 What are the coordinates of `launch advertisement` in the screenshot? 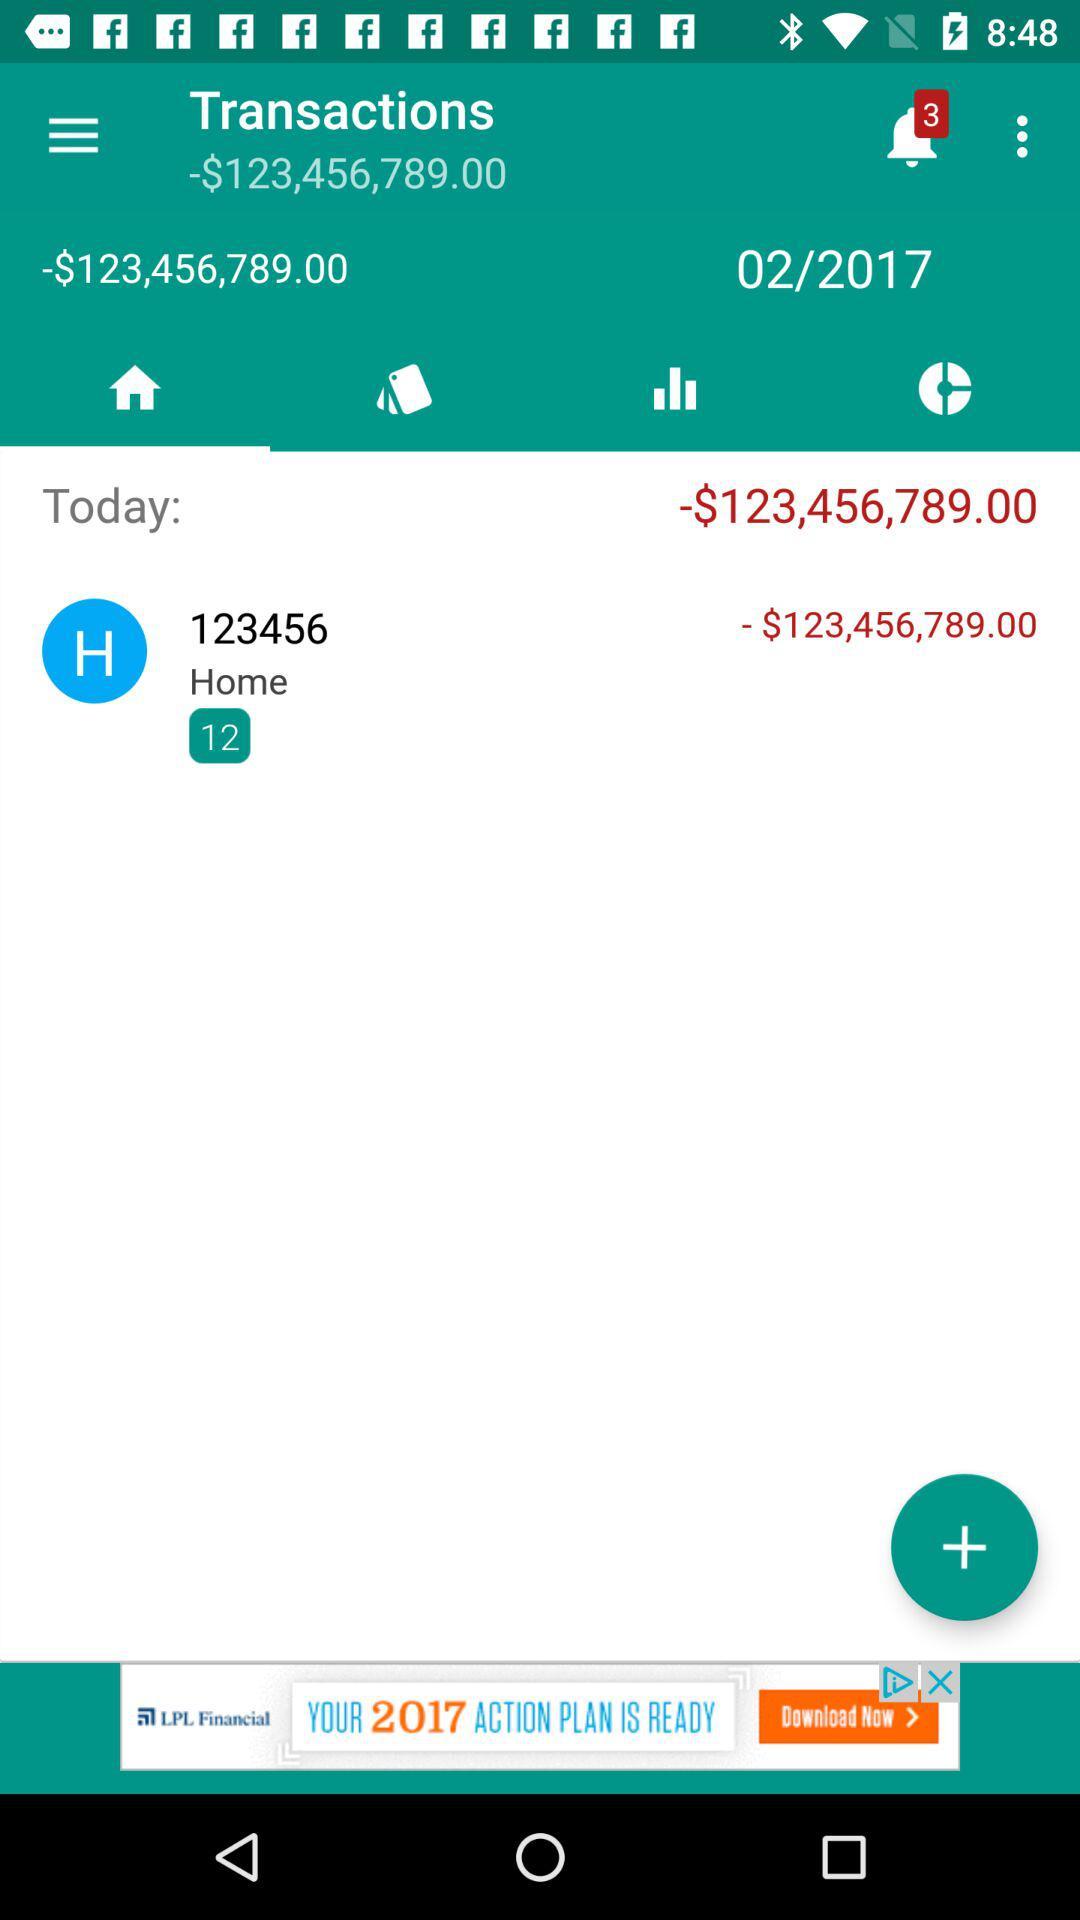 It's located at (540, 1727).